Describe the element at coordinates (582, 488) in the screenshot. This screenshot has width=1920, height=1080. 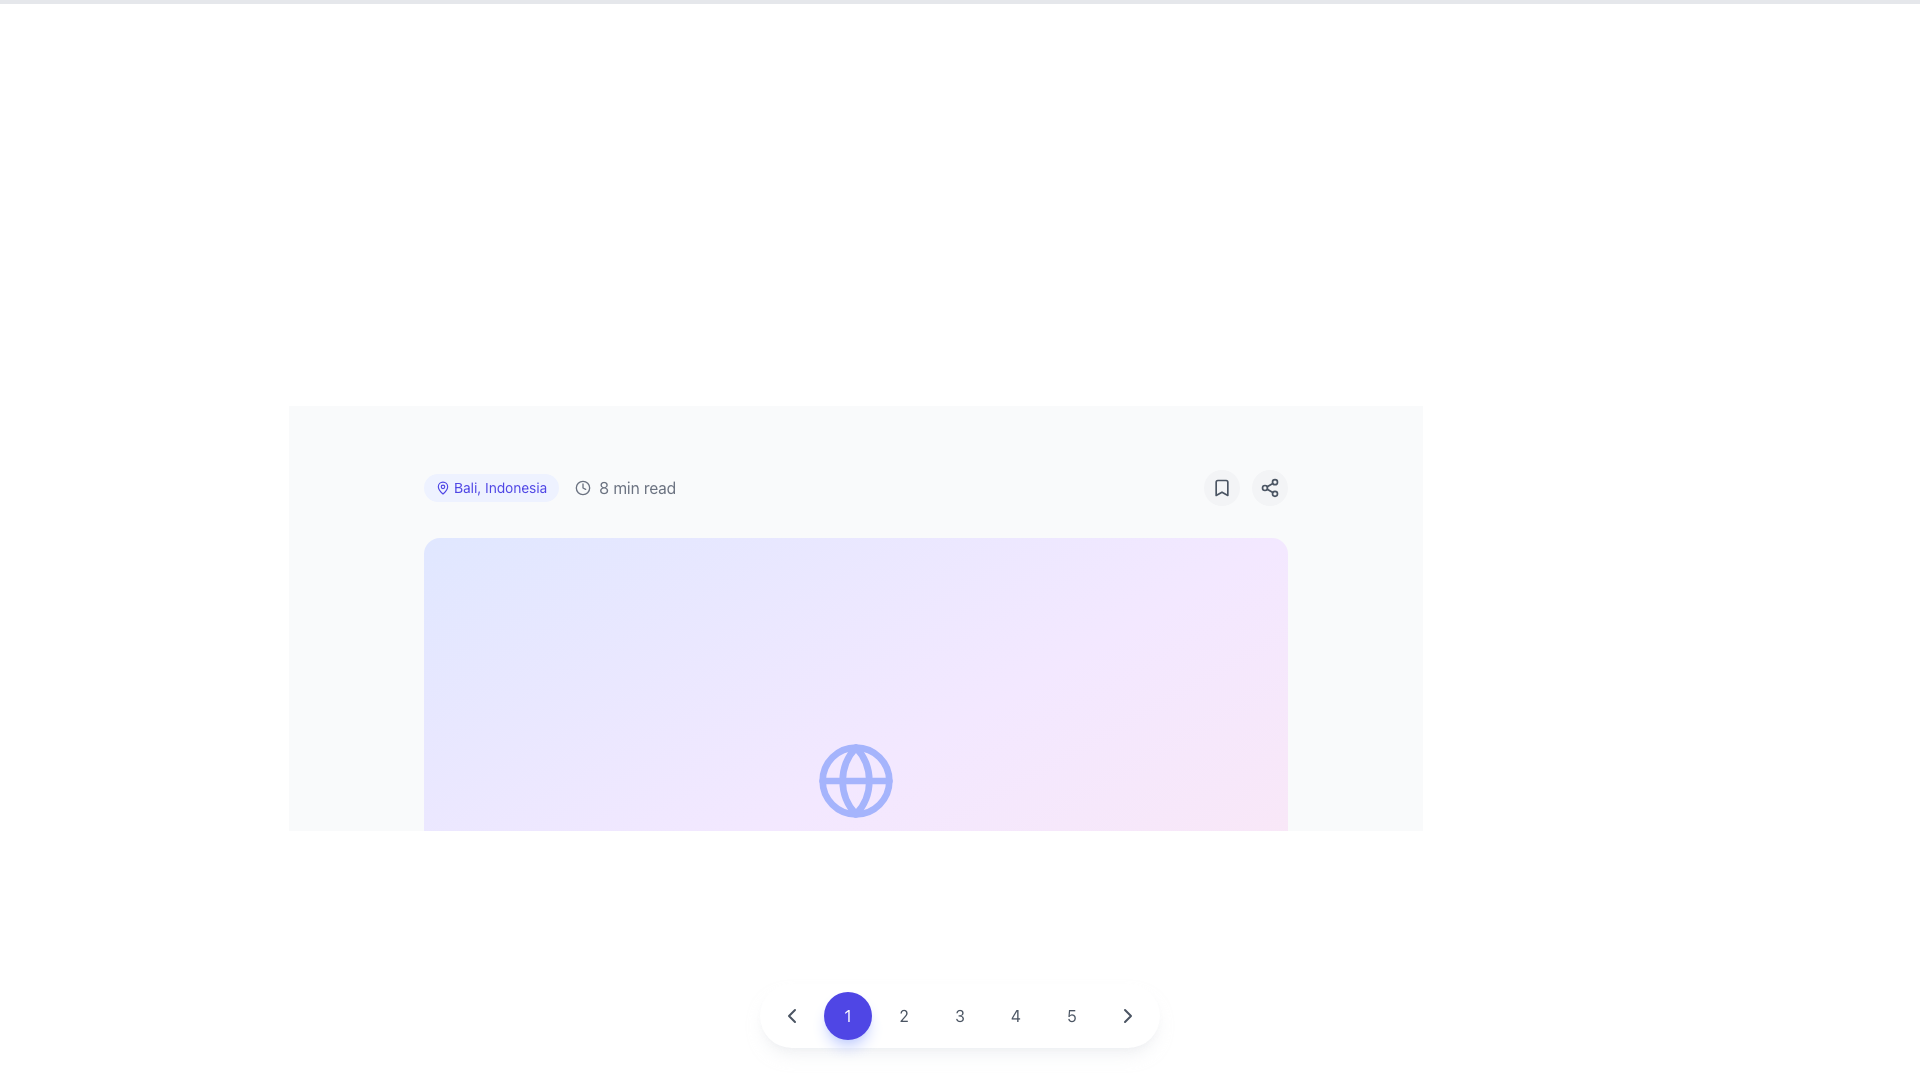
I see `the small circular grey clock icon located to the left of the text '8 min read'` at that location.